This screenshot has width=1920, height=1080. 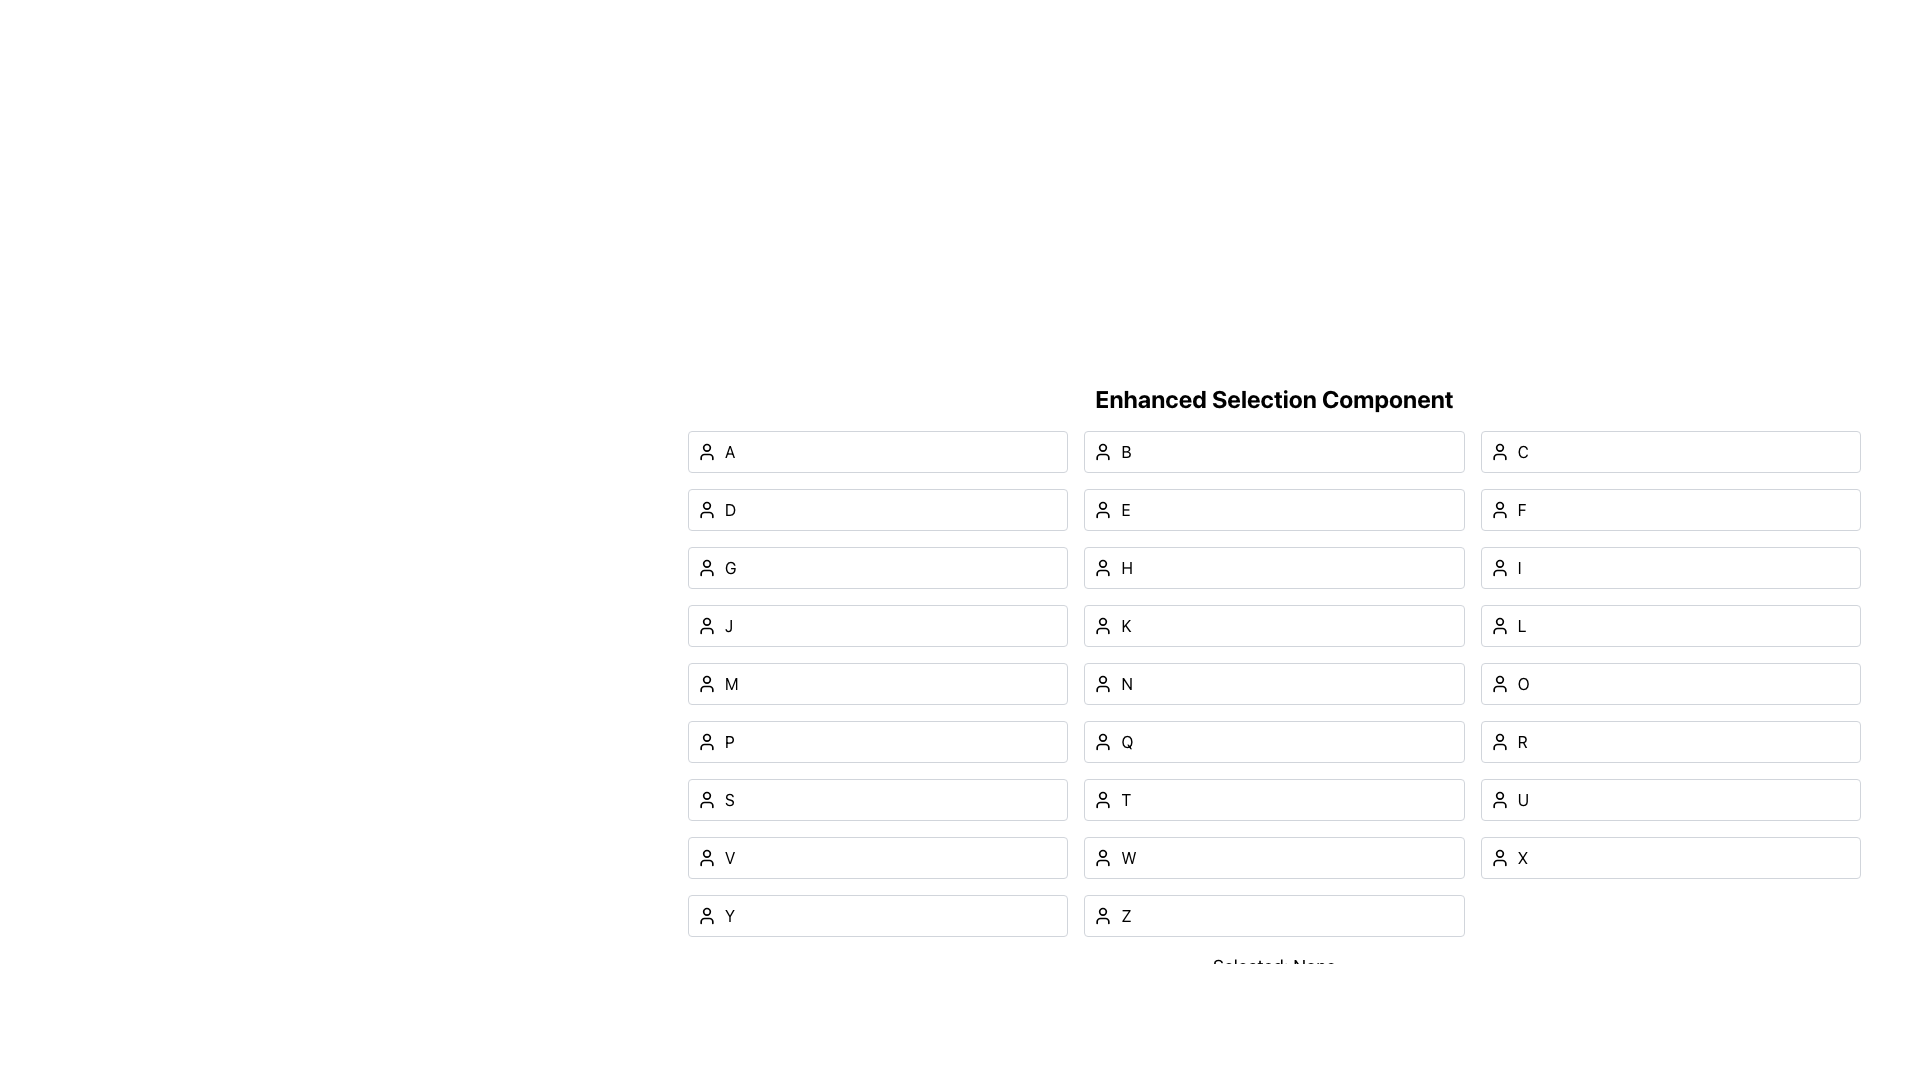 What do you see at coordinates (1273, 567) in the screenshot?
I see `the button labeled 'H' located in the middle column of the grid layout, positioned between the buttons 'G' and 'I'` at bounding box center [1273, 567].